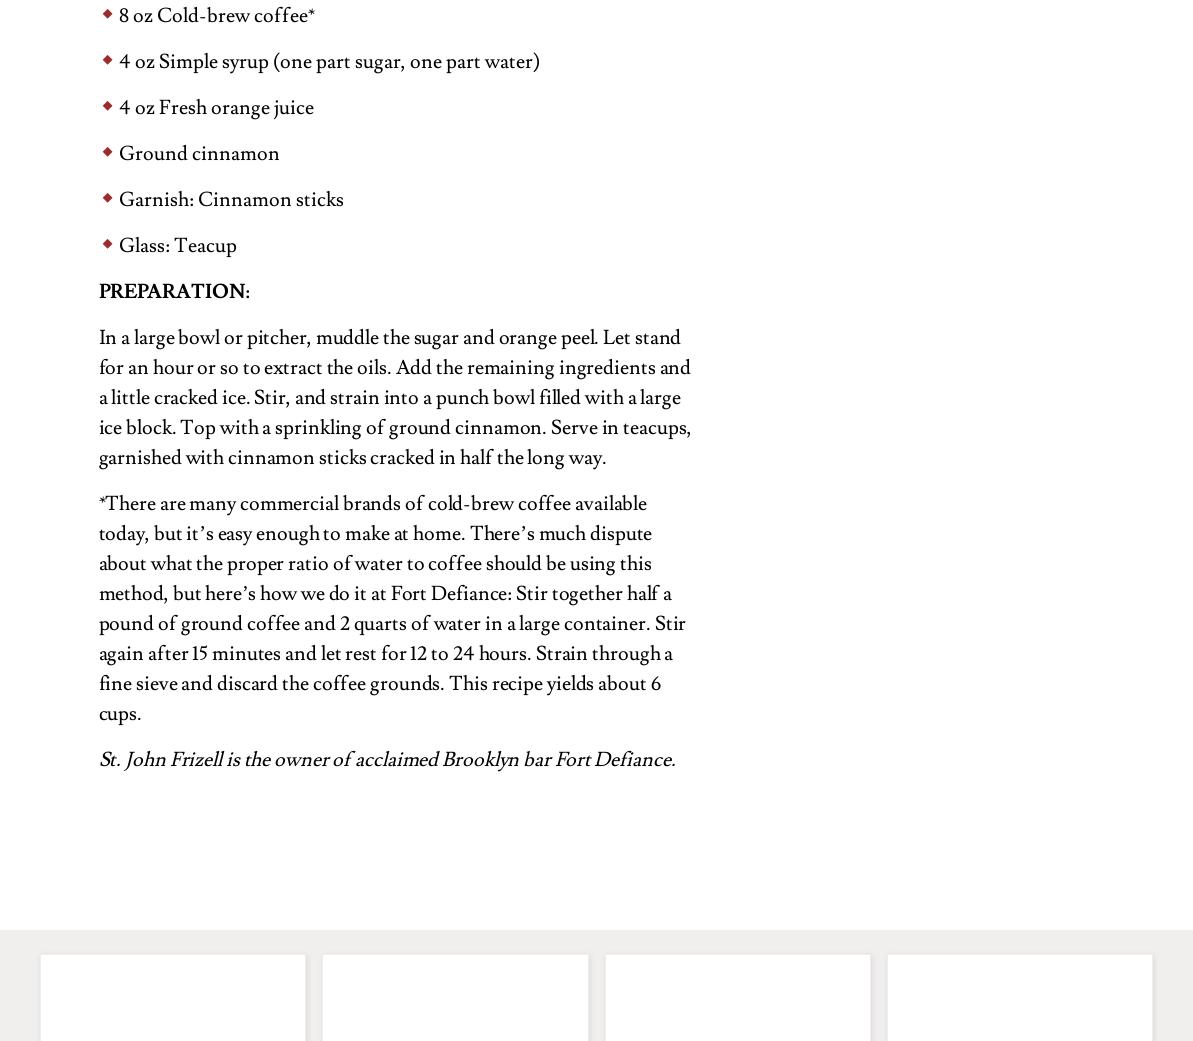 The height and width of the screenshot is (1041, 1193). Describe the element at coordinates (391, 608) in the screenshot. I see `'*There are many commercial brands of cold-brew coffee available today, but it’s easy enough to make at home. There’s much dispute about what the proper ratio of water to coffee should be using this method, but here’s how we do it at Fort Defiance: Stir together half a pound of ground coffee and 2 quarts of water in a large container. Stir again after 15 minutes and let rest for 12 to 24 hours. Strain through a fine sieve and discard the coffee grounds. This recipe yields about 6 cups.'` at that location.